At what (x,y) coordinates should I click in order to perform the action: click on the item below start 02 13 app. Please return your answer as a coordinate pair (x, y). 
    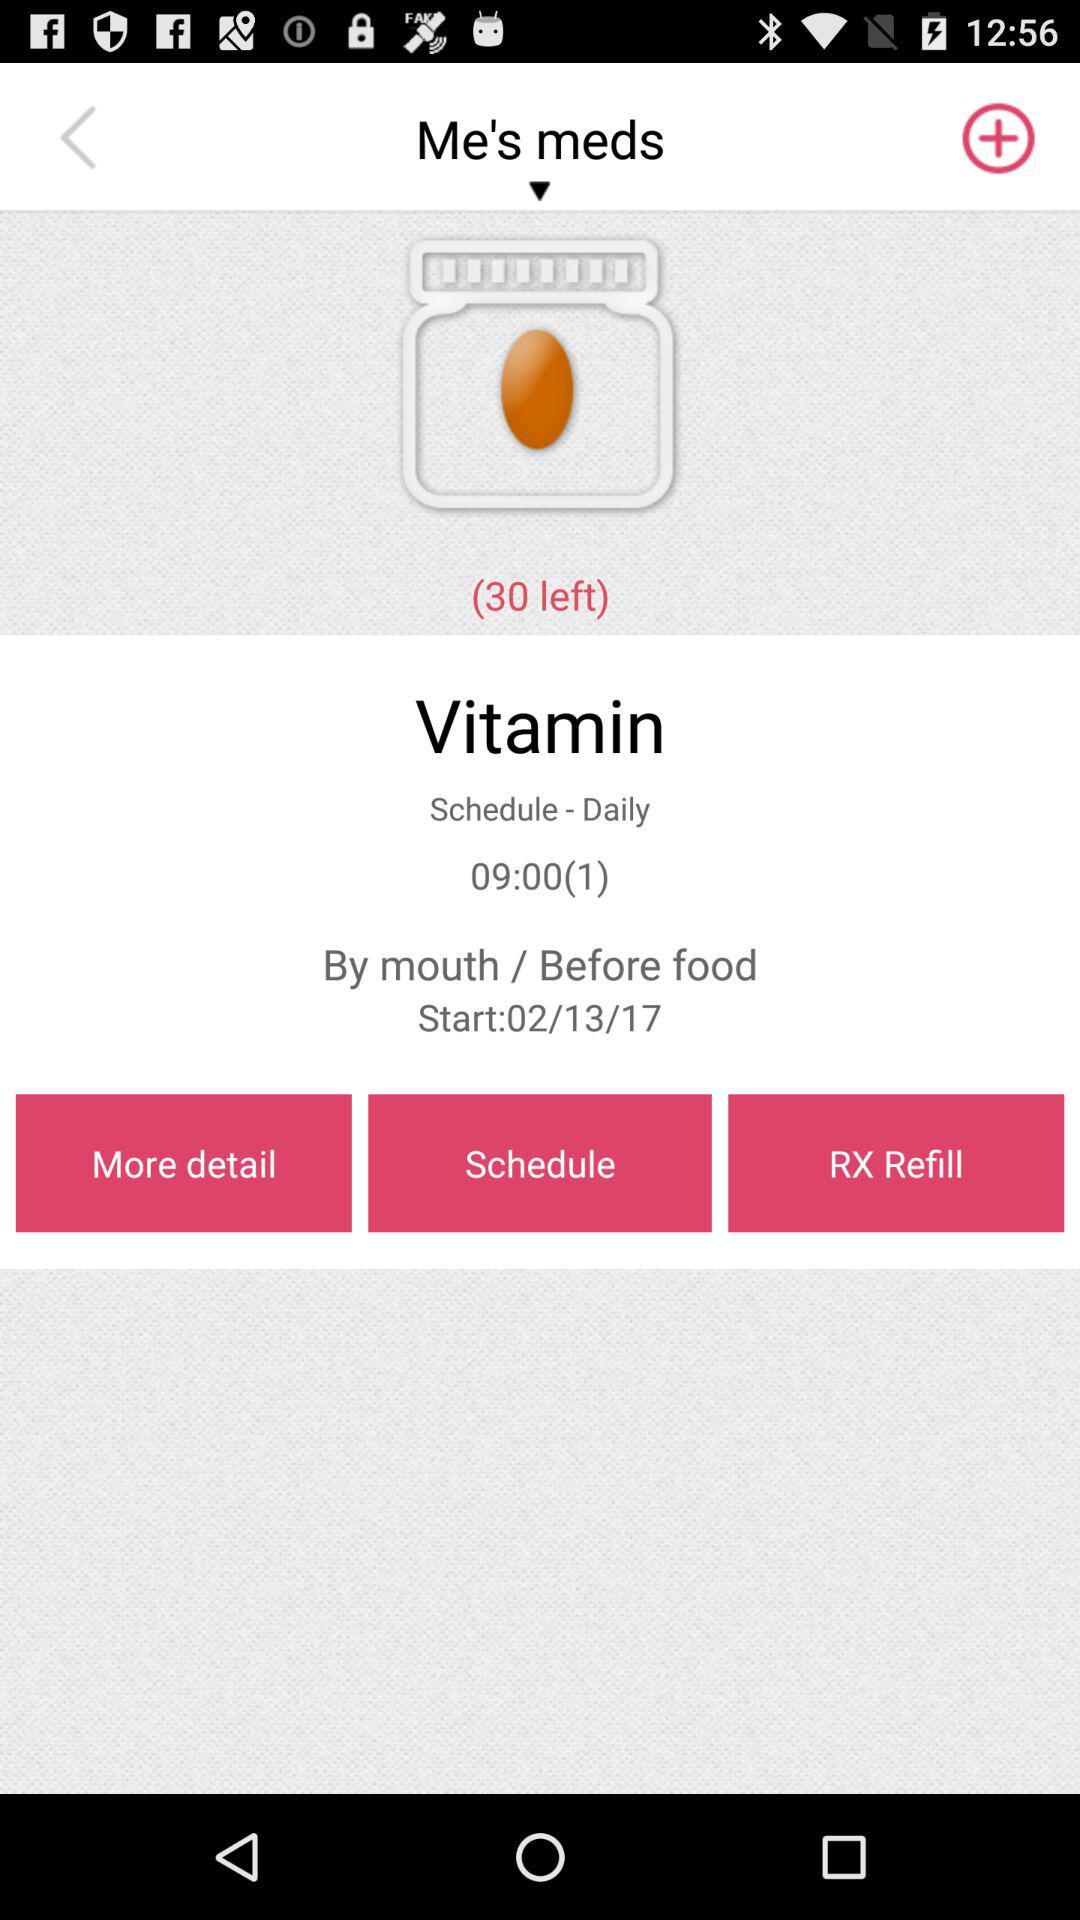
    Looking at the image, I should click on (183, 1163).